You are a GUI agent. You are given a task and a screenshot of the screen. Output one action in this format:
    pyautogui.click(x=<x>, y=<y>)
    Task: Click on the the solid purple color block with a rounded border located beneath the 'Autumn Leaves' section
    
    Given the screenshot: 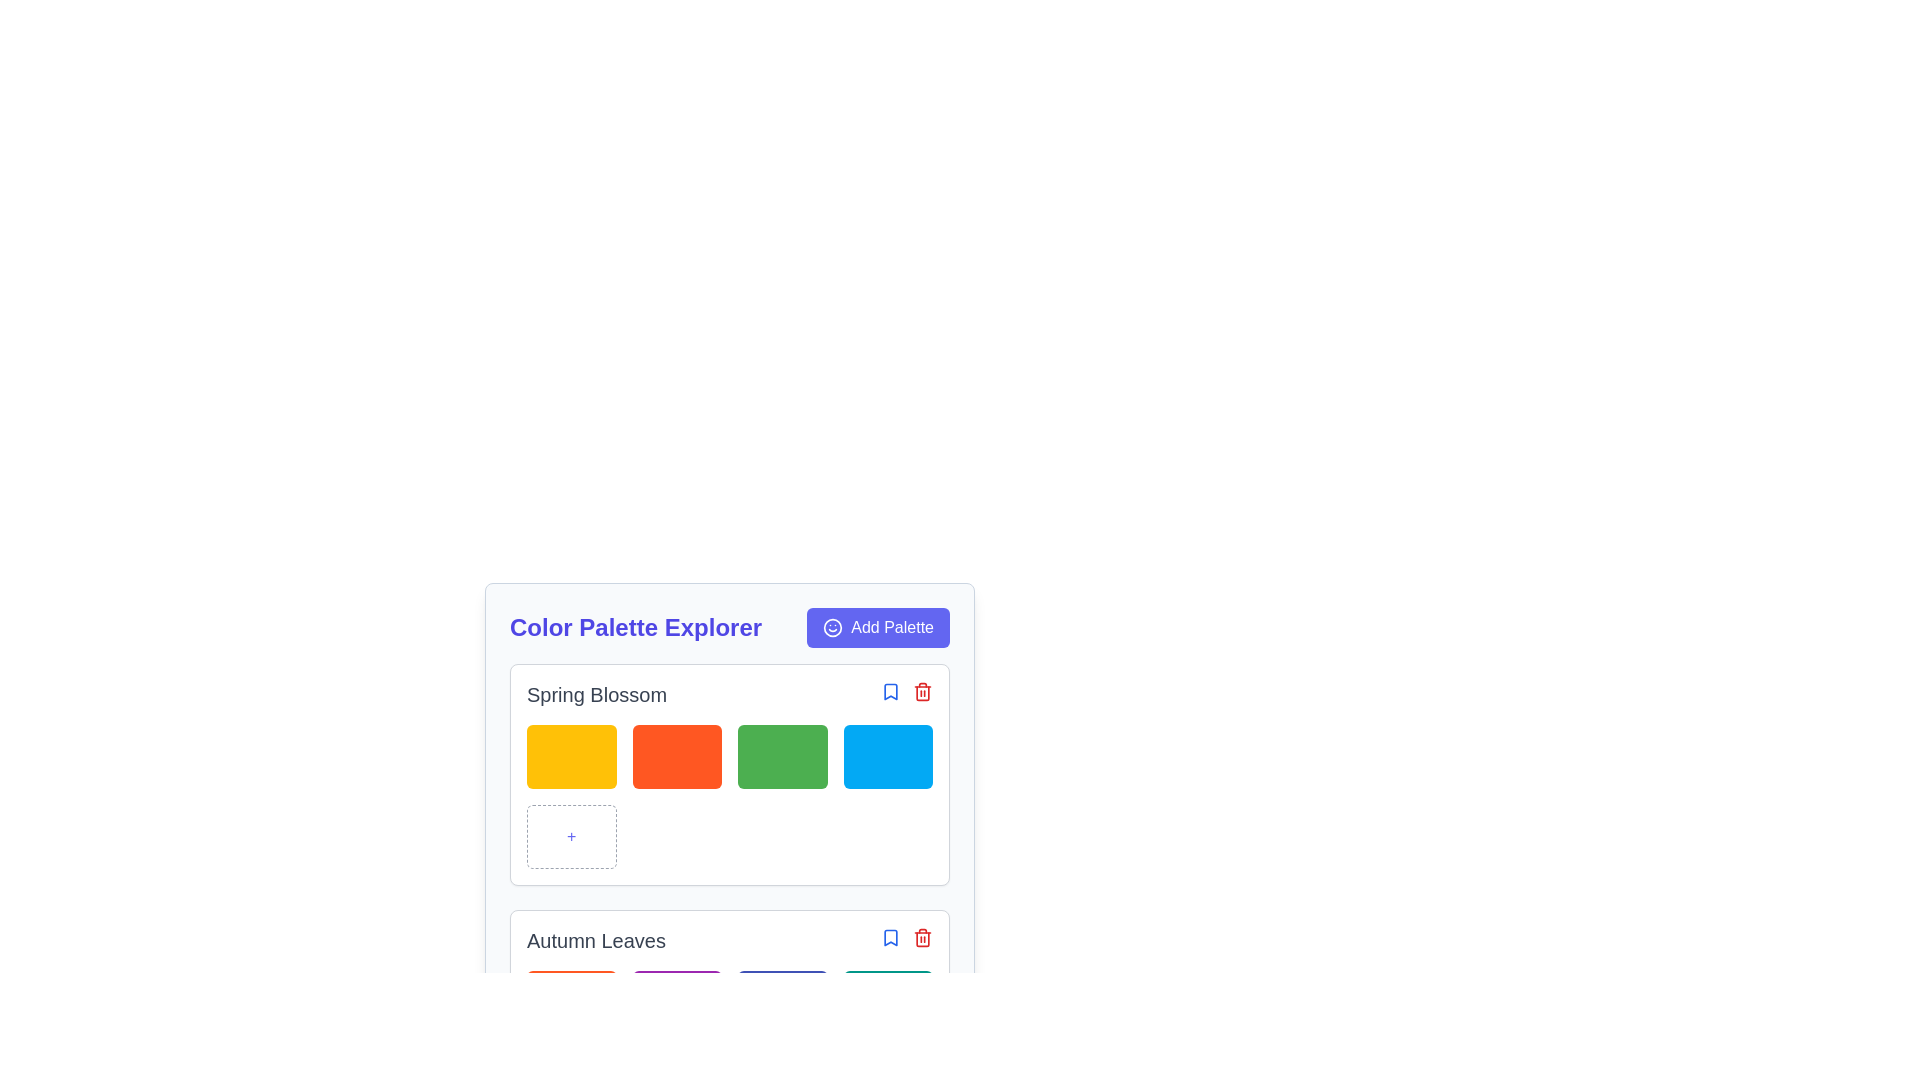 What is the action you would take?
    pyautogui.click(x=677, y=1002)
    